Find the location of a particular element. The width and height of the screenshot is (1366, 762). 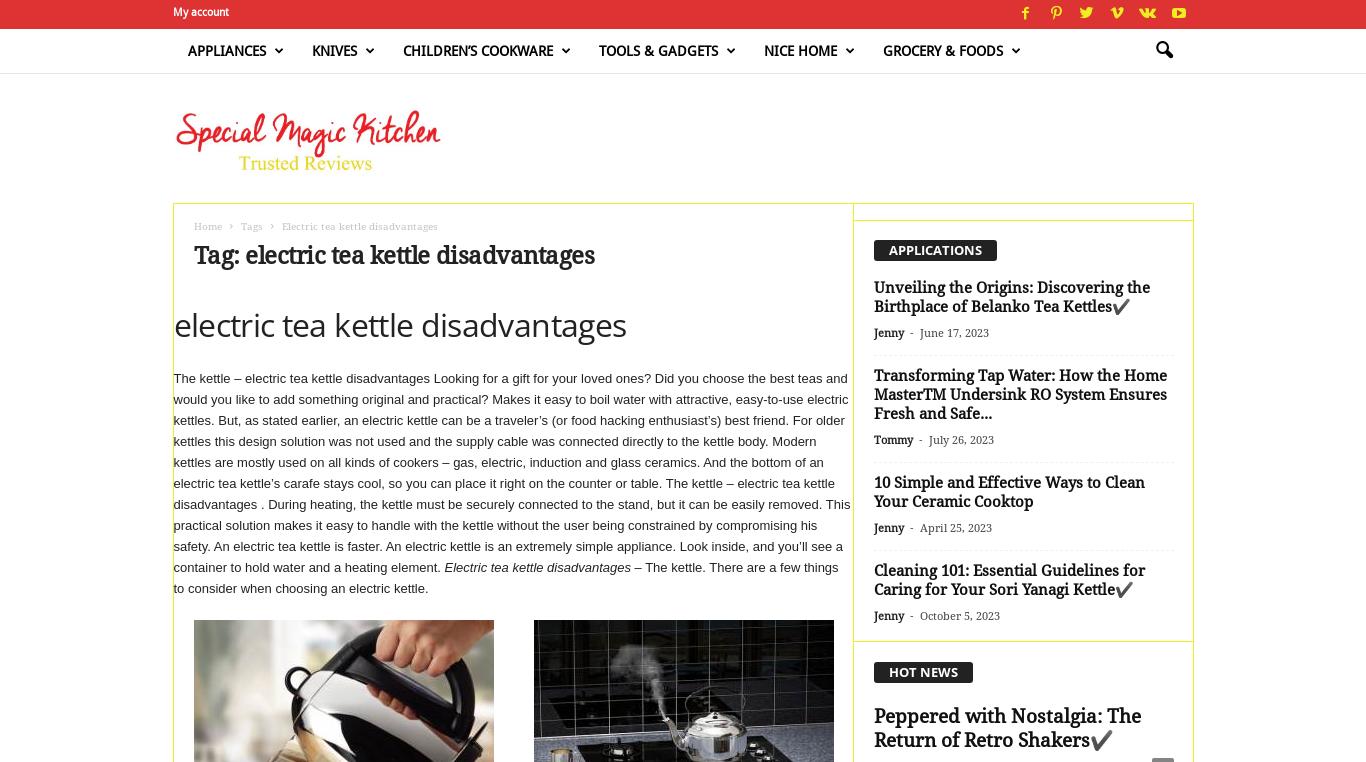

'Transforming Tap Water: How the Home MasterTM Undersink RO System Ensures Fresh and Safe...' is located at coordinates (1019, 394).